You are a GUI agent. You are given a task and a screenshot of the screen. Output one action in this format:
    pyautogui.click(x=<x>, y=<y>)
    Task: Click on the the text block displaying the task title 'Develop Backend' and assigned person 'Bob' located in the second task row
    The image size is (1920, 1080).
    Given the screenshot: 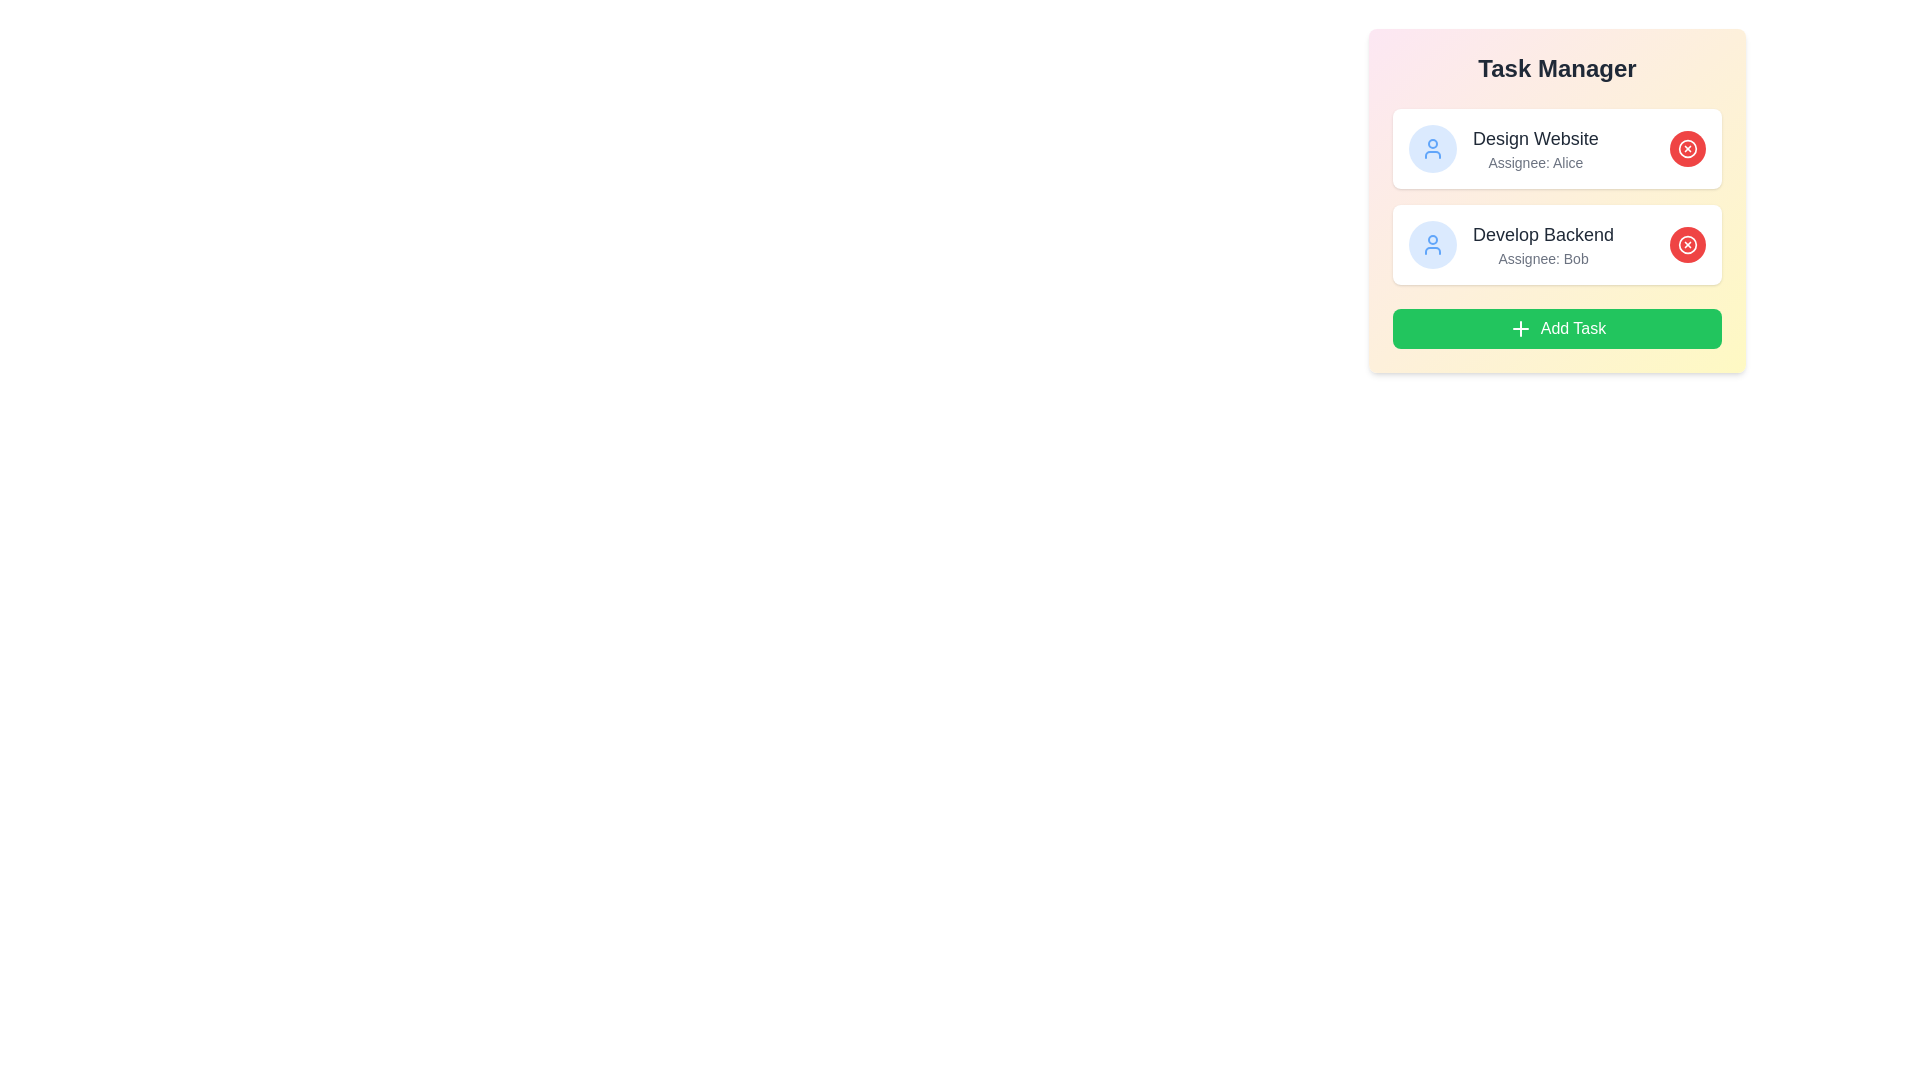 What is the action you would take?
    pyautogui.click(x=1542, y=244)
    